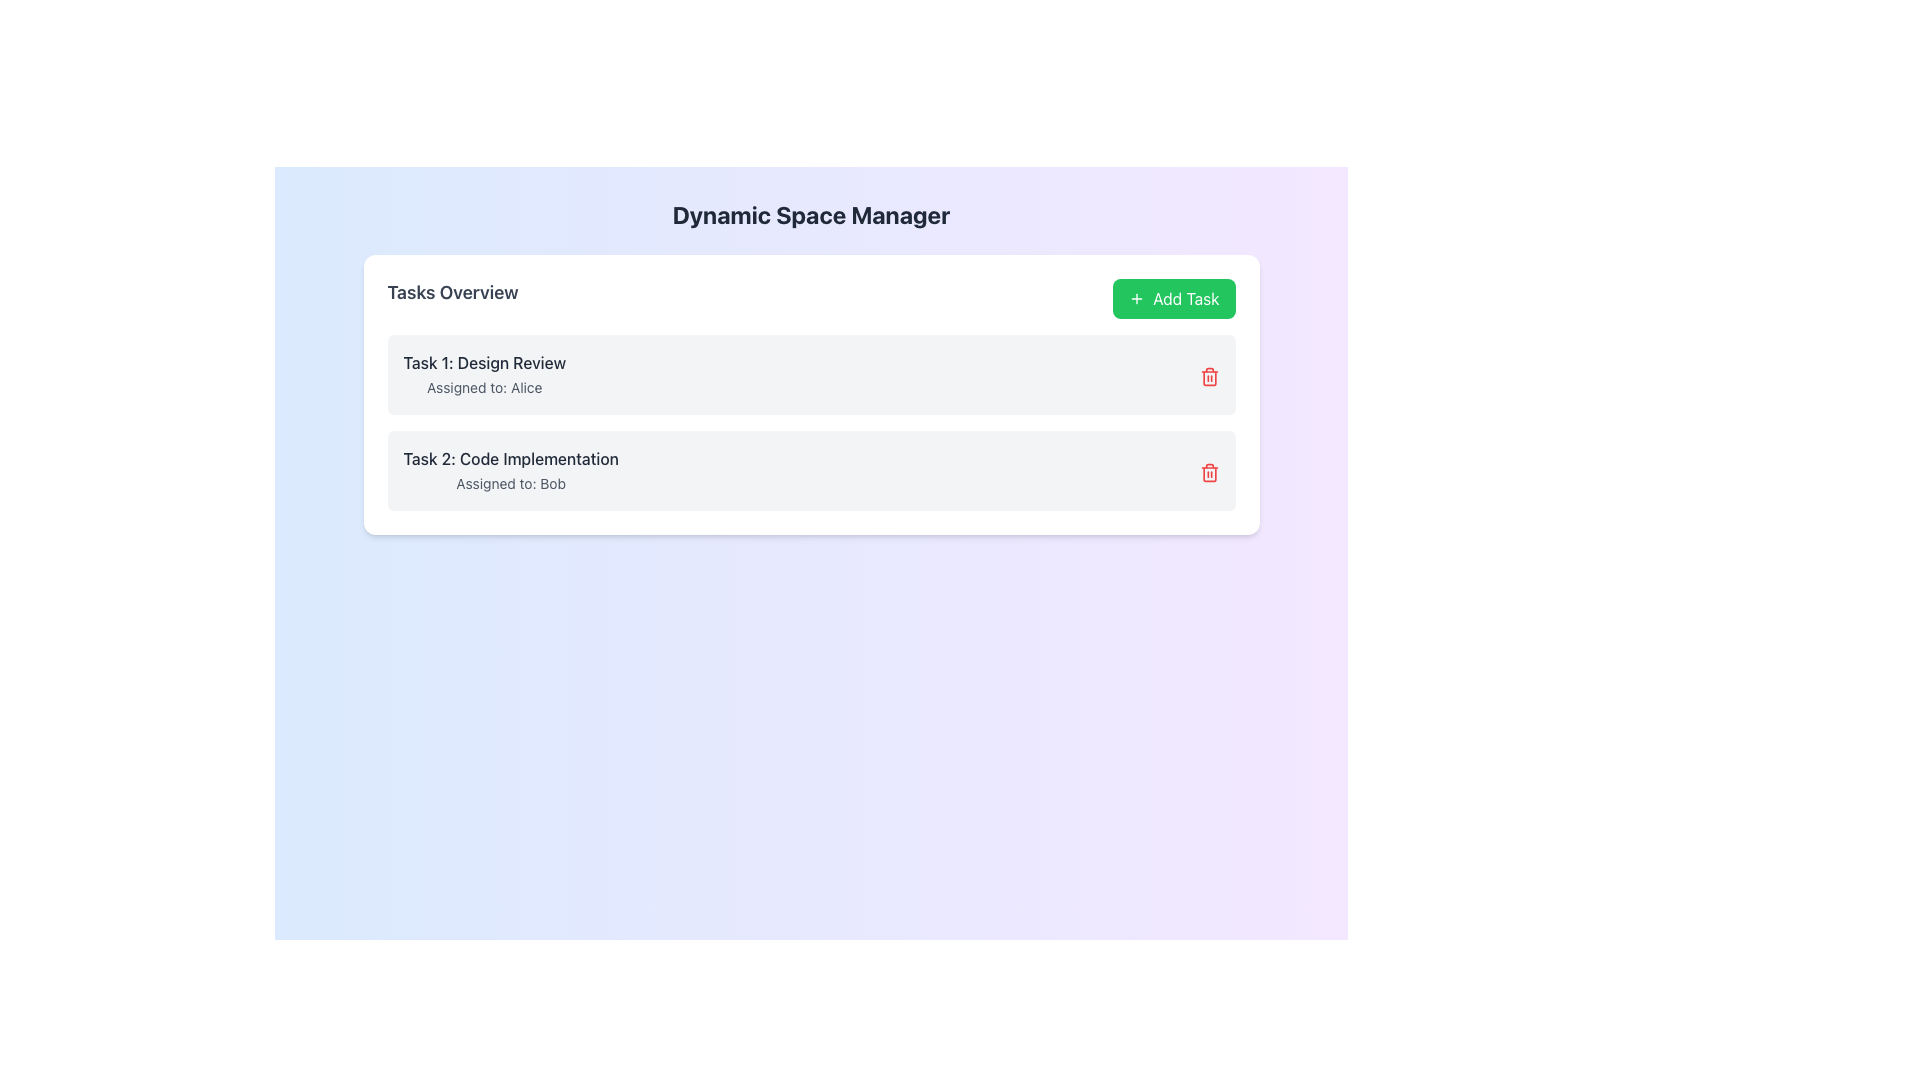 This screenshot has width=1920, height=1080. Describe the element at coordinates (484, 374) in the screenshot. I see `the task card associated with the text element that displays 'Task 1: Design Review' and 'Assigned to: Alice', located centrally within the first task card under 'Tasks Overview'` at that location.